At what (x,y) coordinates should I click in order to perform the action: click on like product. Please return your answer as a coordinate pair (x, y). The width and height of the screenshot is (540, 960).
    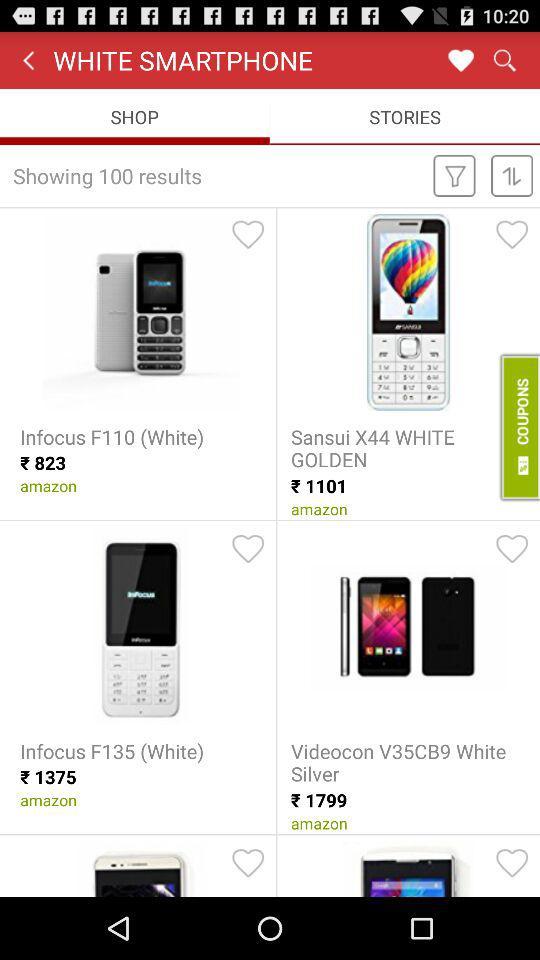
    Looking at the image, I should click on (512, 549).